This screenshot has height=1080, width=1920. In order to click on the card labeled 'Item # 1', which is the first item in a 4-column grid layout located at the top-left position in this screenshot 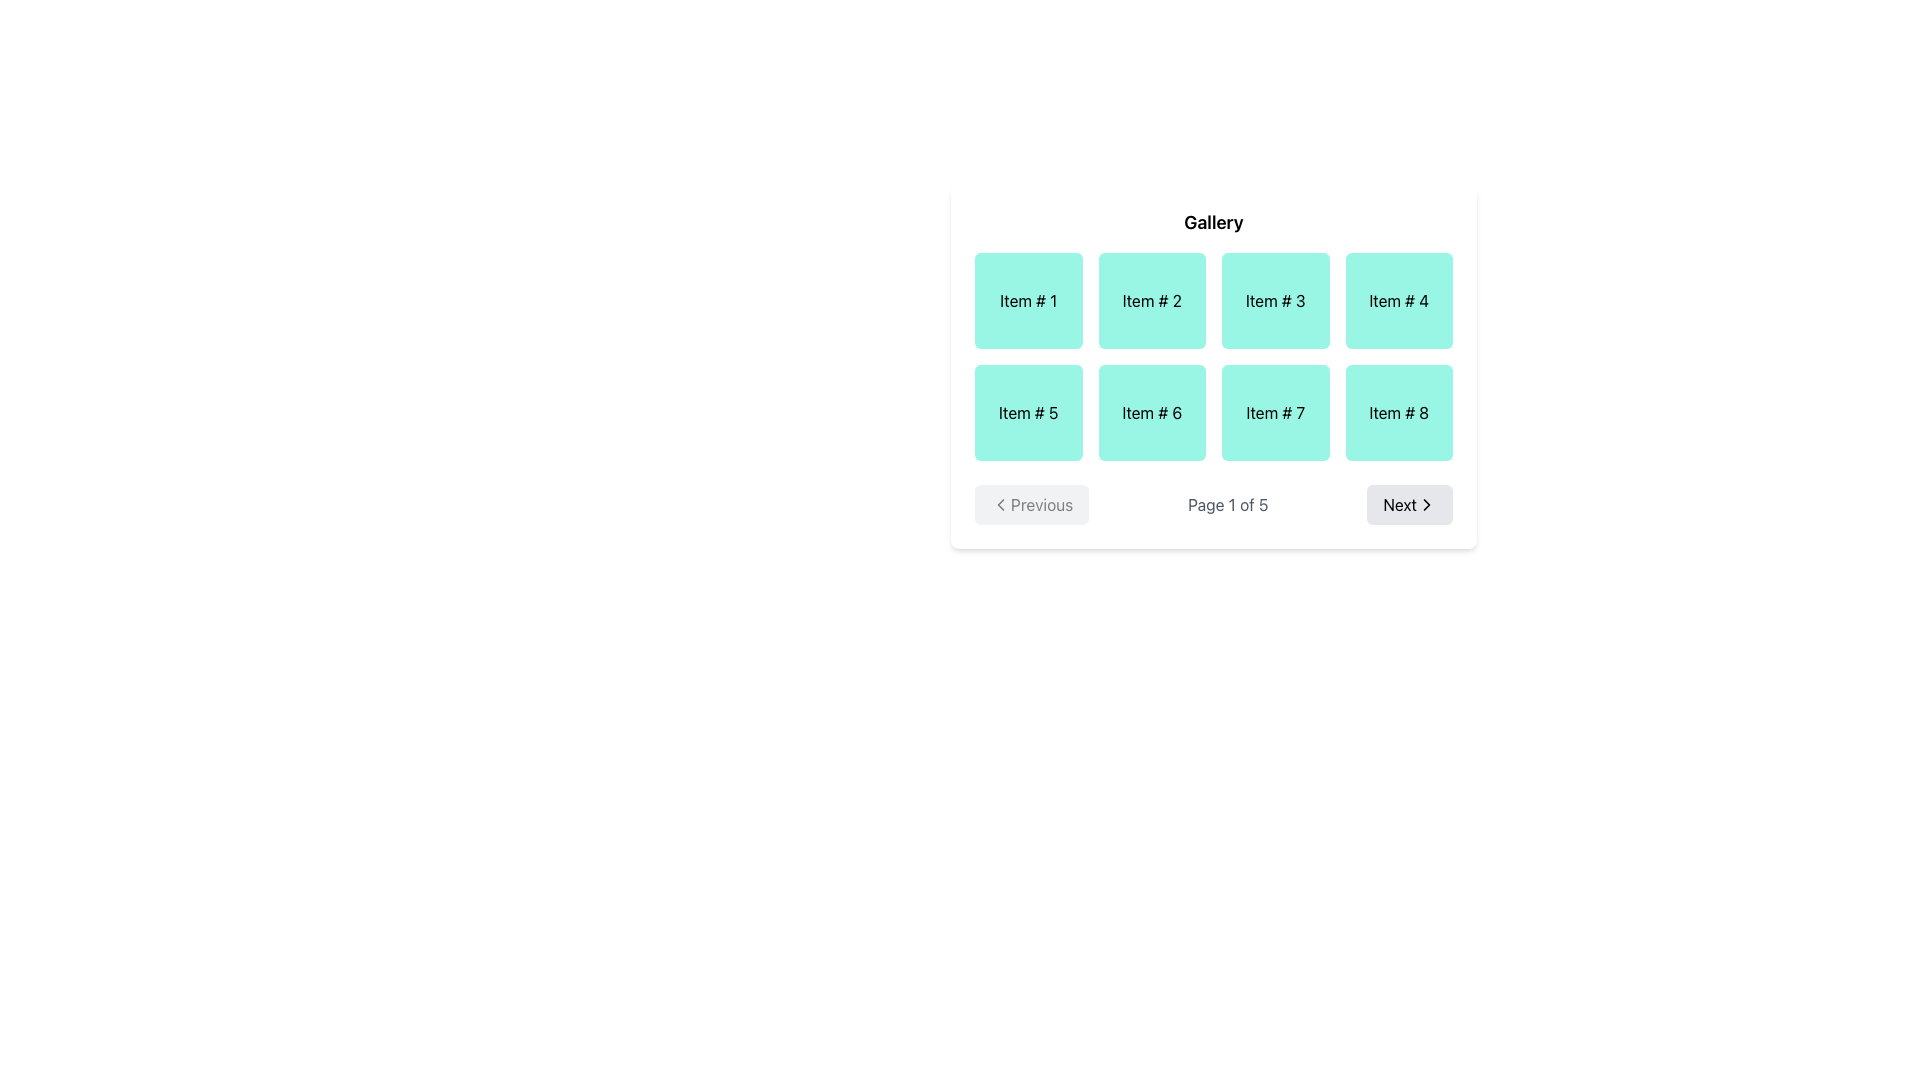, I will do `click(1028, 300)`.